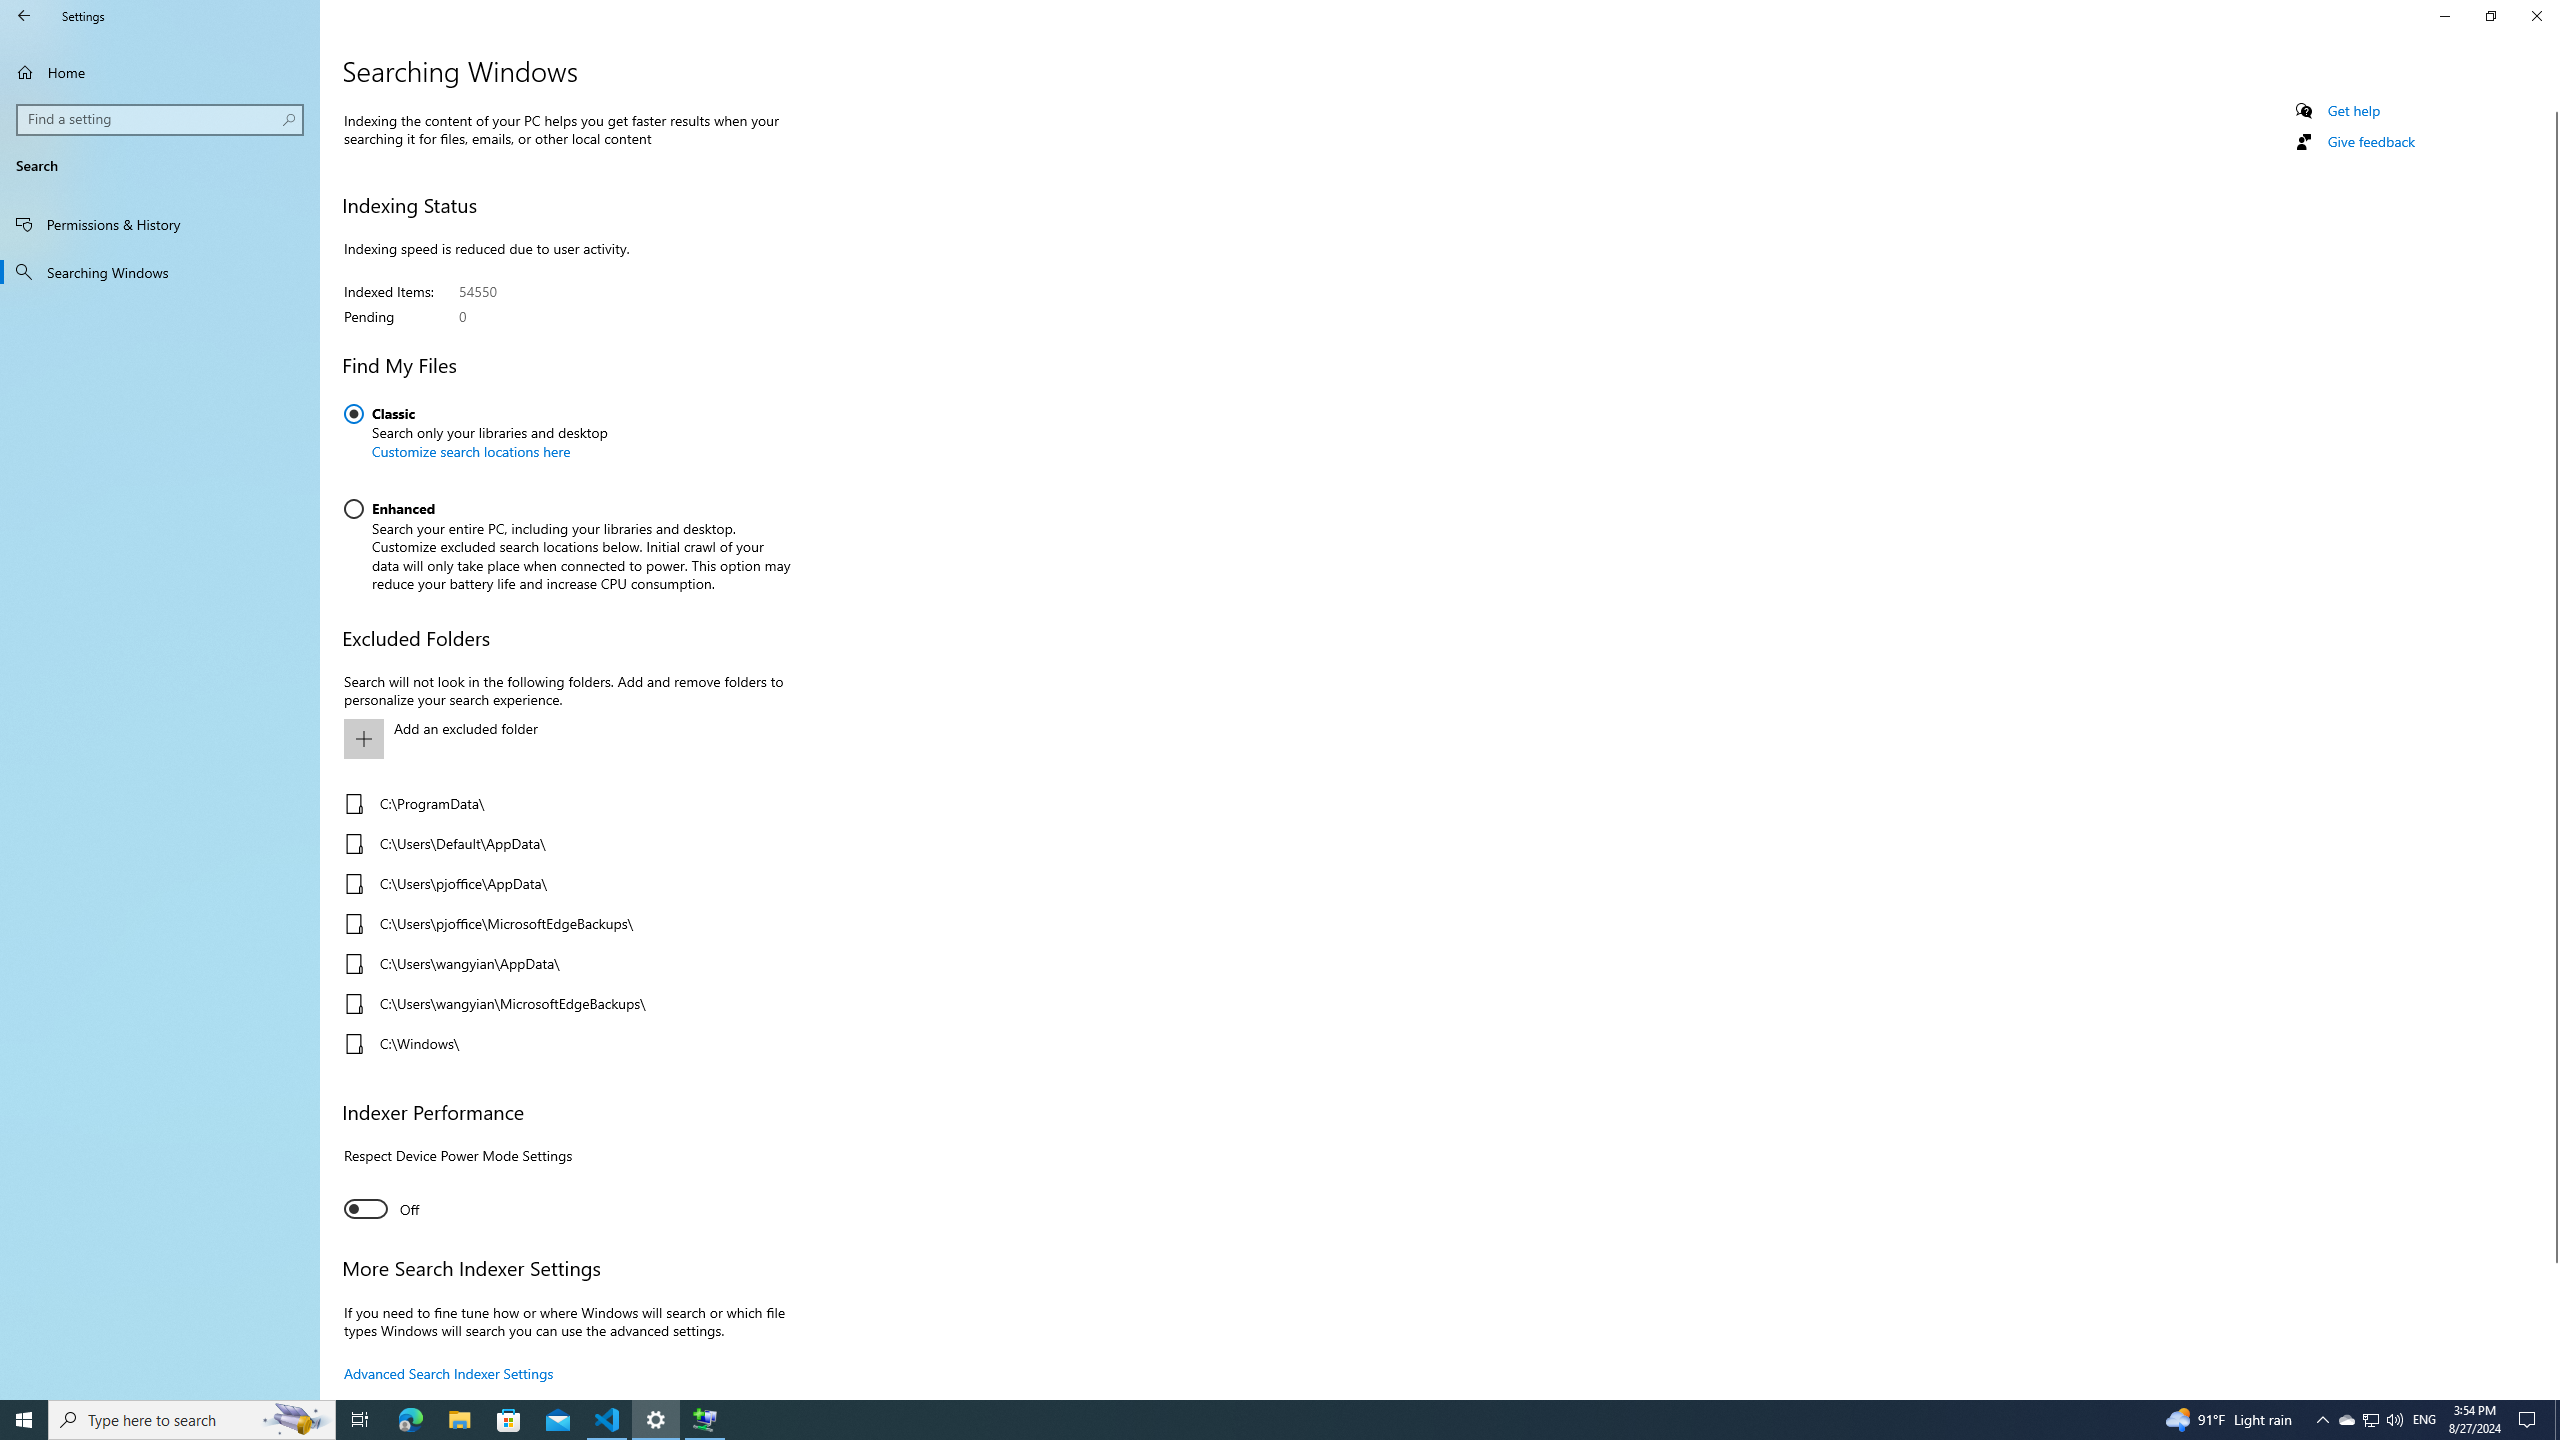 This screenshot has width=2560, height=1440. Describe the element at coordinates (2551, 1322) in the screenshot. I see `'Vertical Large Increase'` at that location.